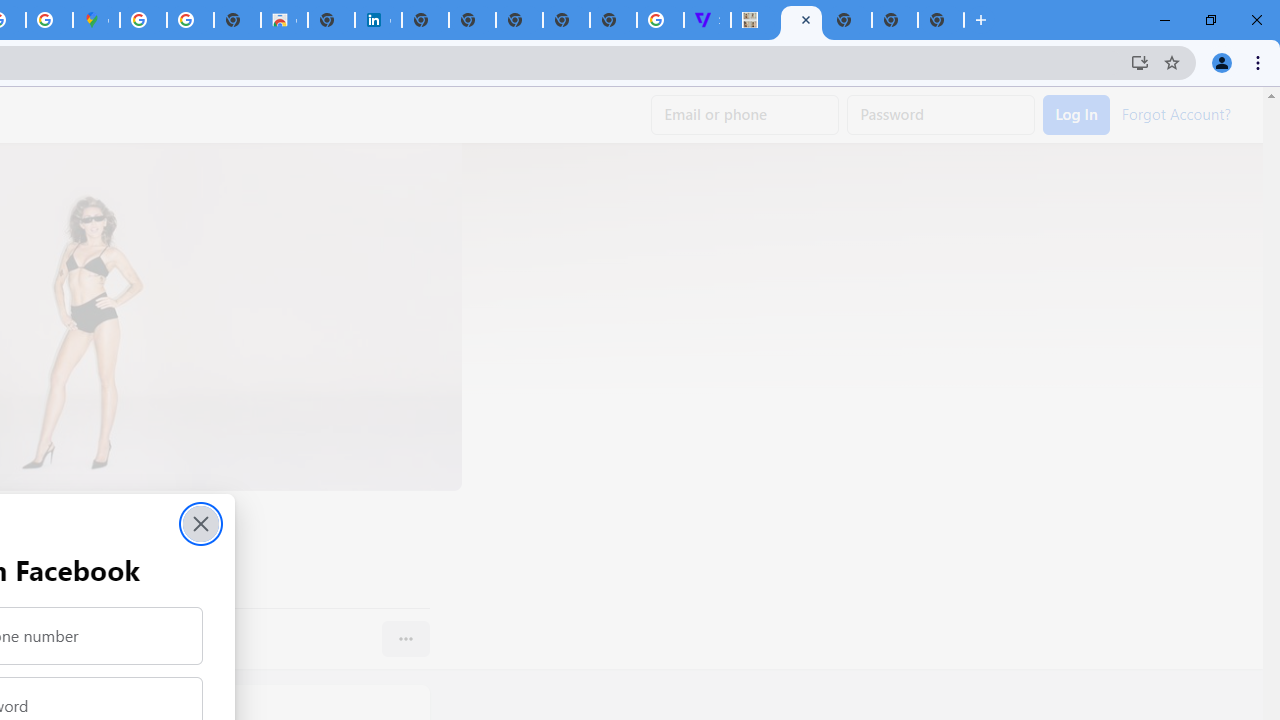 The height and width of the screenshot is (720, 1280). Describe the element at coordinates (801, 20) in the screenshot. I see `'Miley Cyrus | Facebook'` at that location.